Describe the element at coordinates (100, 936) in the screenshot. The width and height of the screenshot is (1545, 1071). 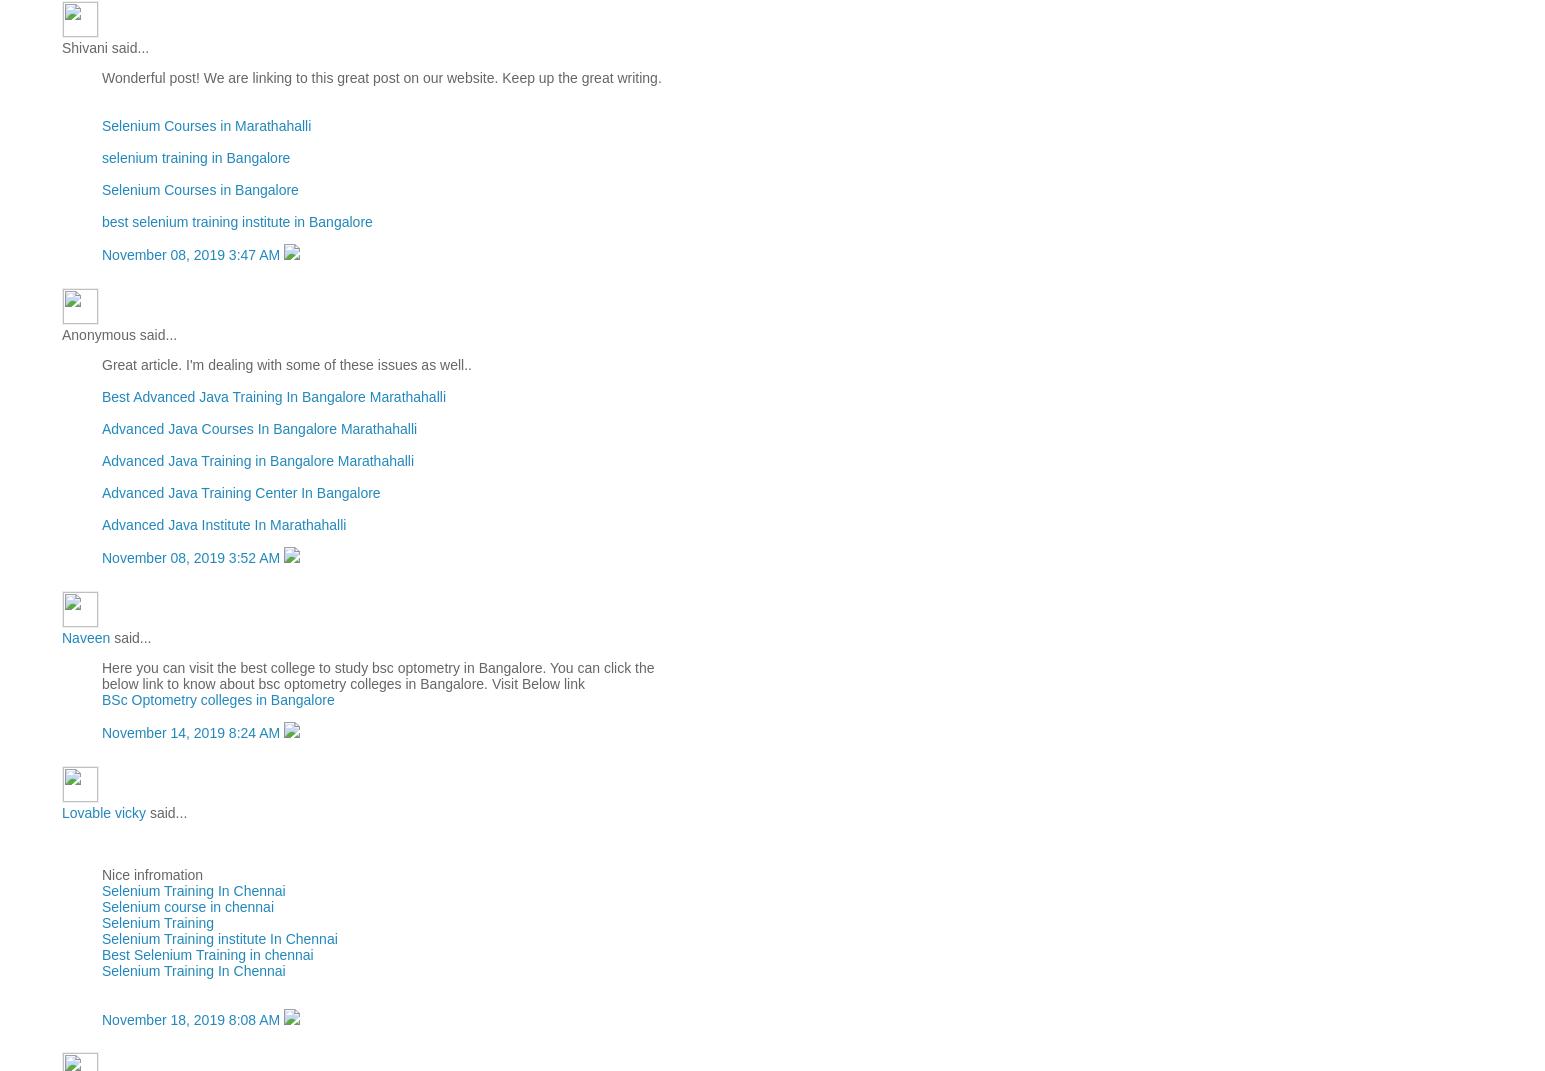
I see `'Selenium Training institute In Chennai'` at that location.